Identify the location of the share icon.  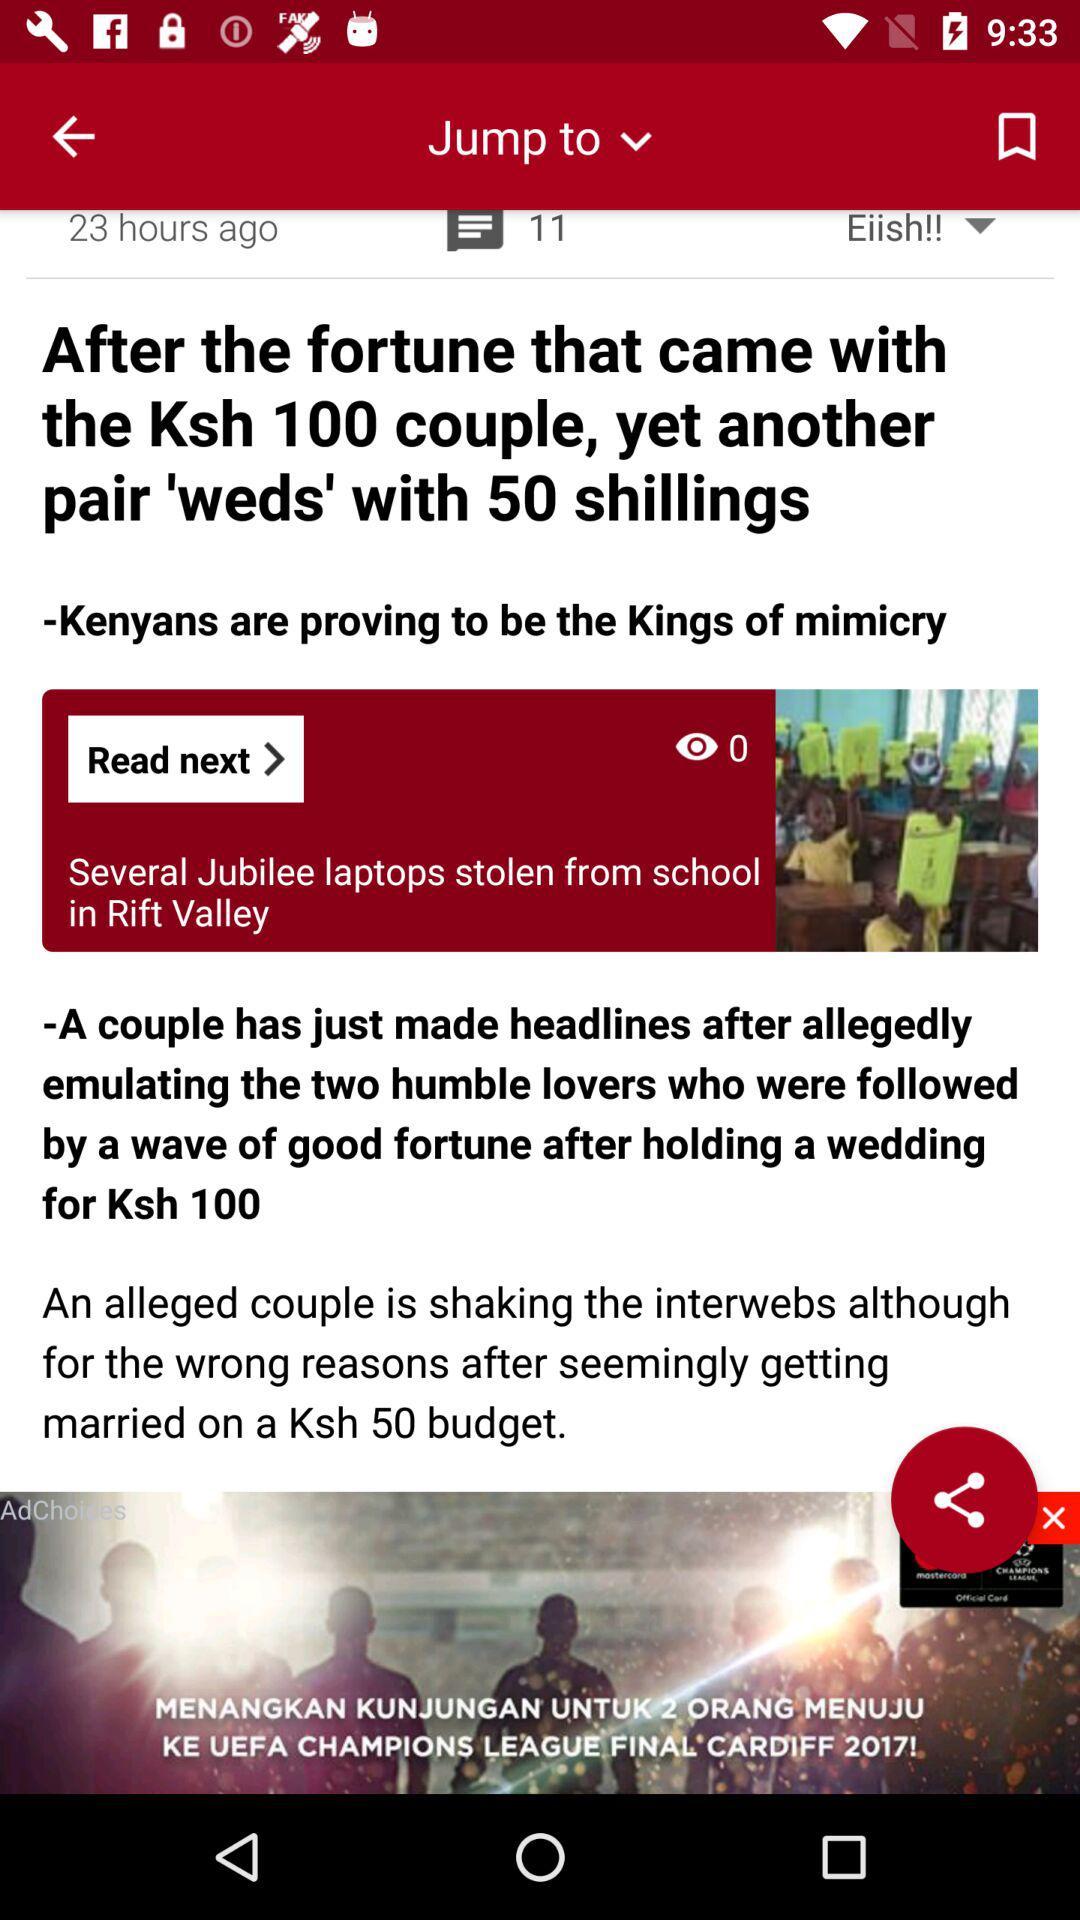
(963, 1499).